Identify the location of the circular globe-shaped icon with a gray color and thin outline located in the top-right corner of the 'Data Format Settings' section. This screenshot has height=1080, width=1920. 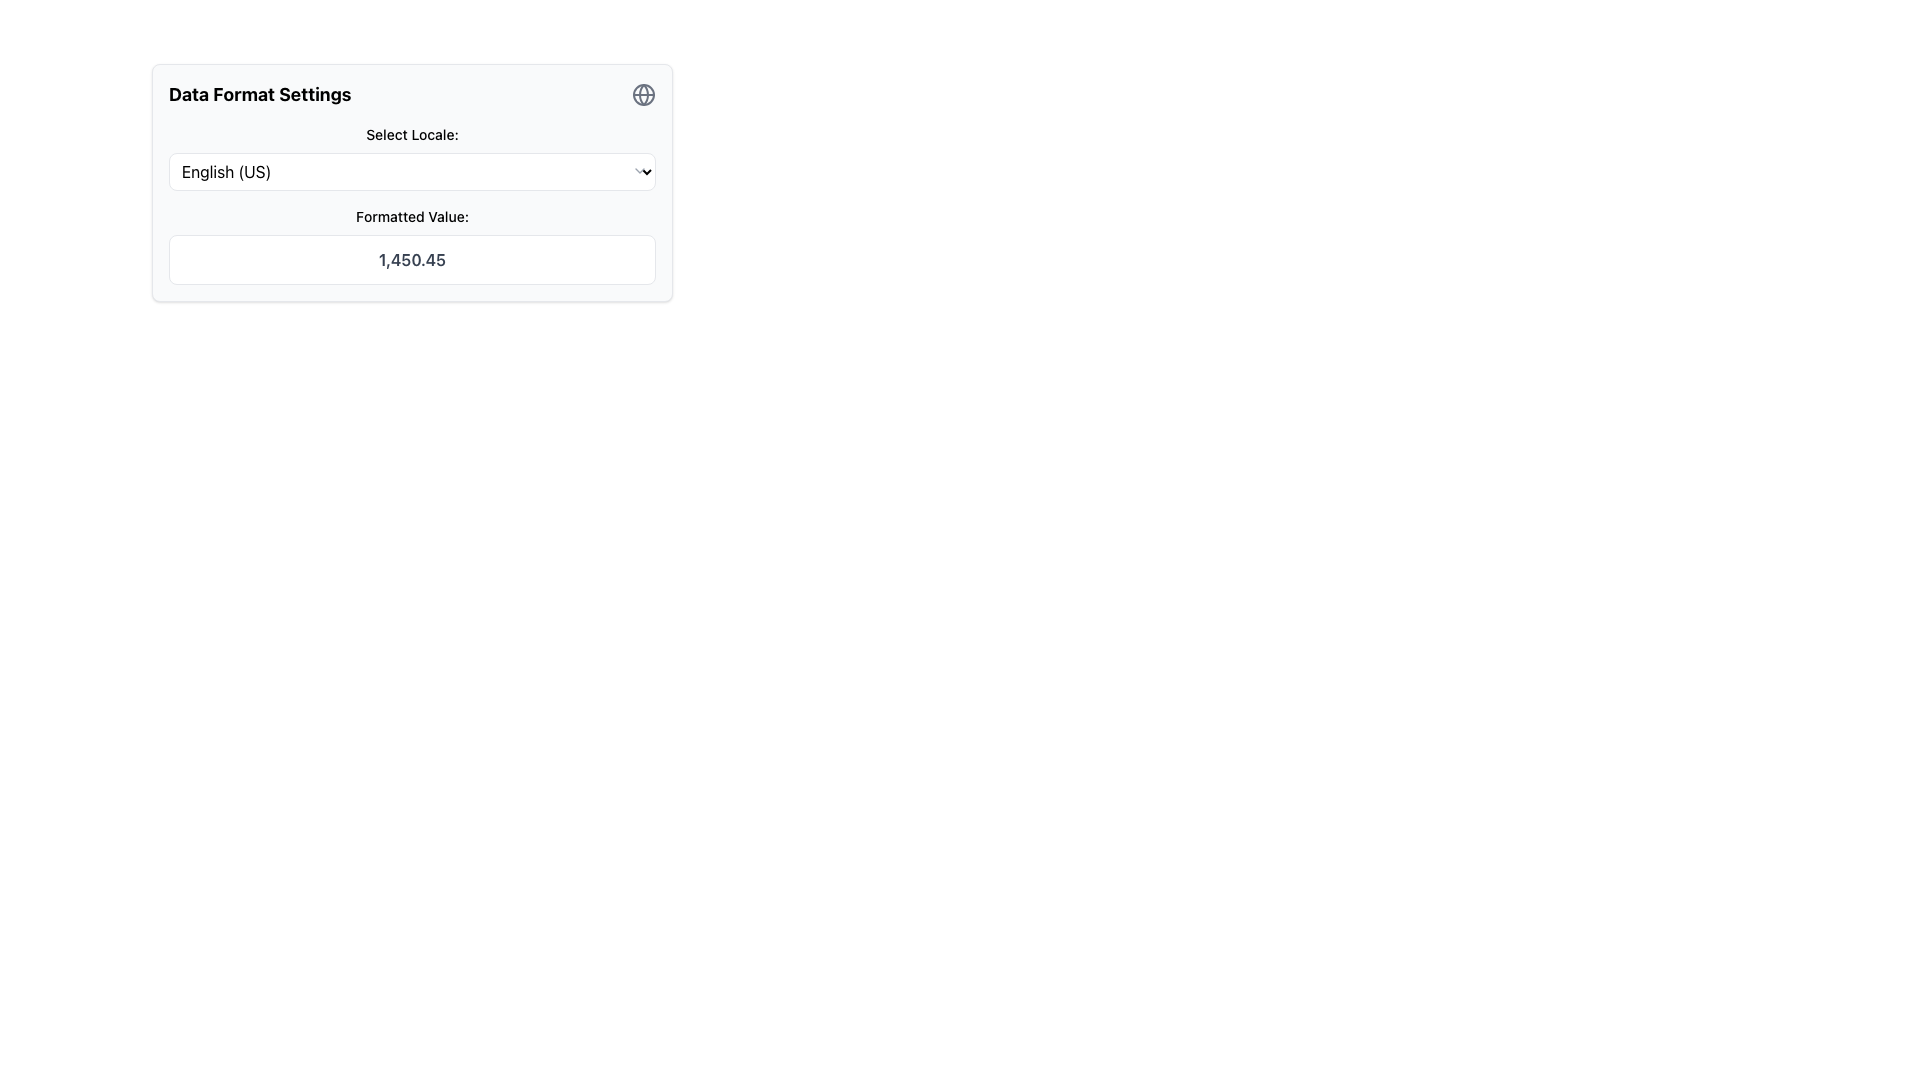
(643, 95).